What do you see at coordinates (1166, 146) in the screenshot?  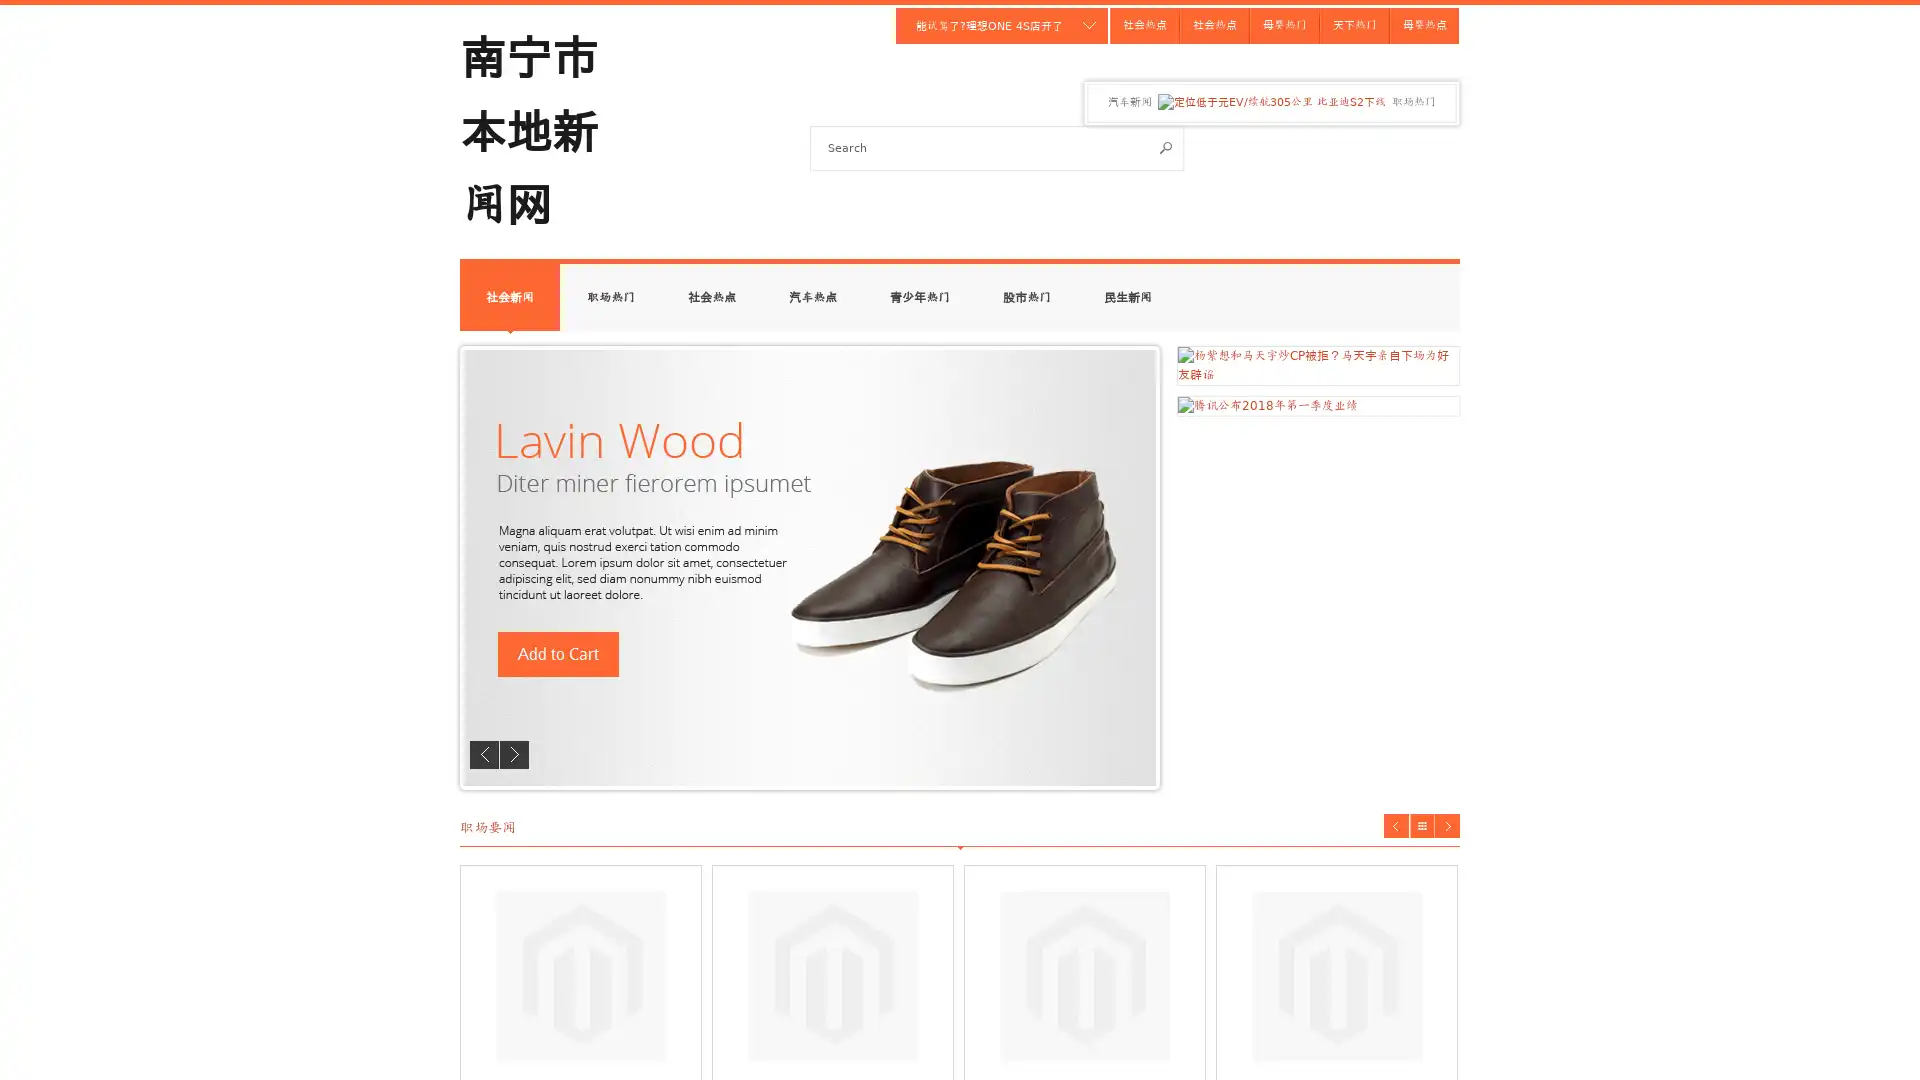 I see `Search` at bounding box center [1166, 146].